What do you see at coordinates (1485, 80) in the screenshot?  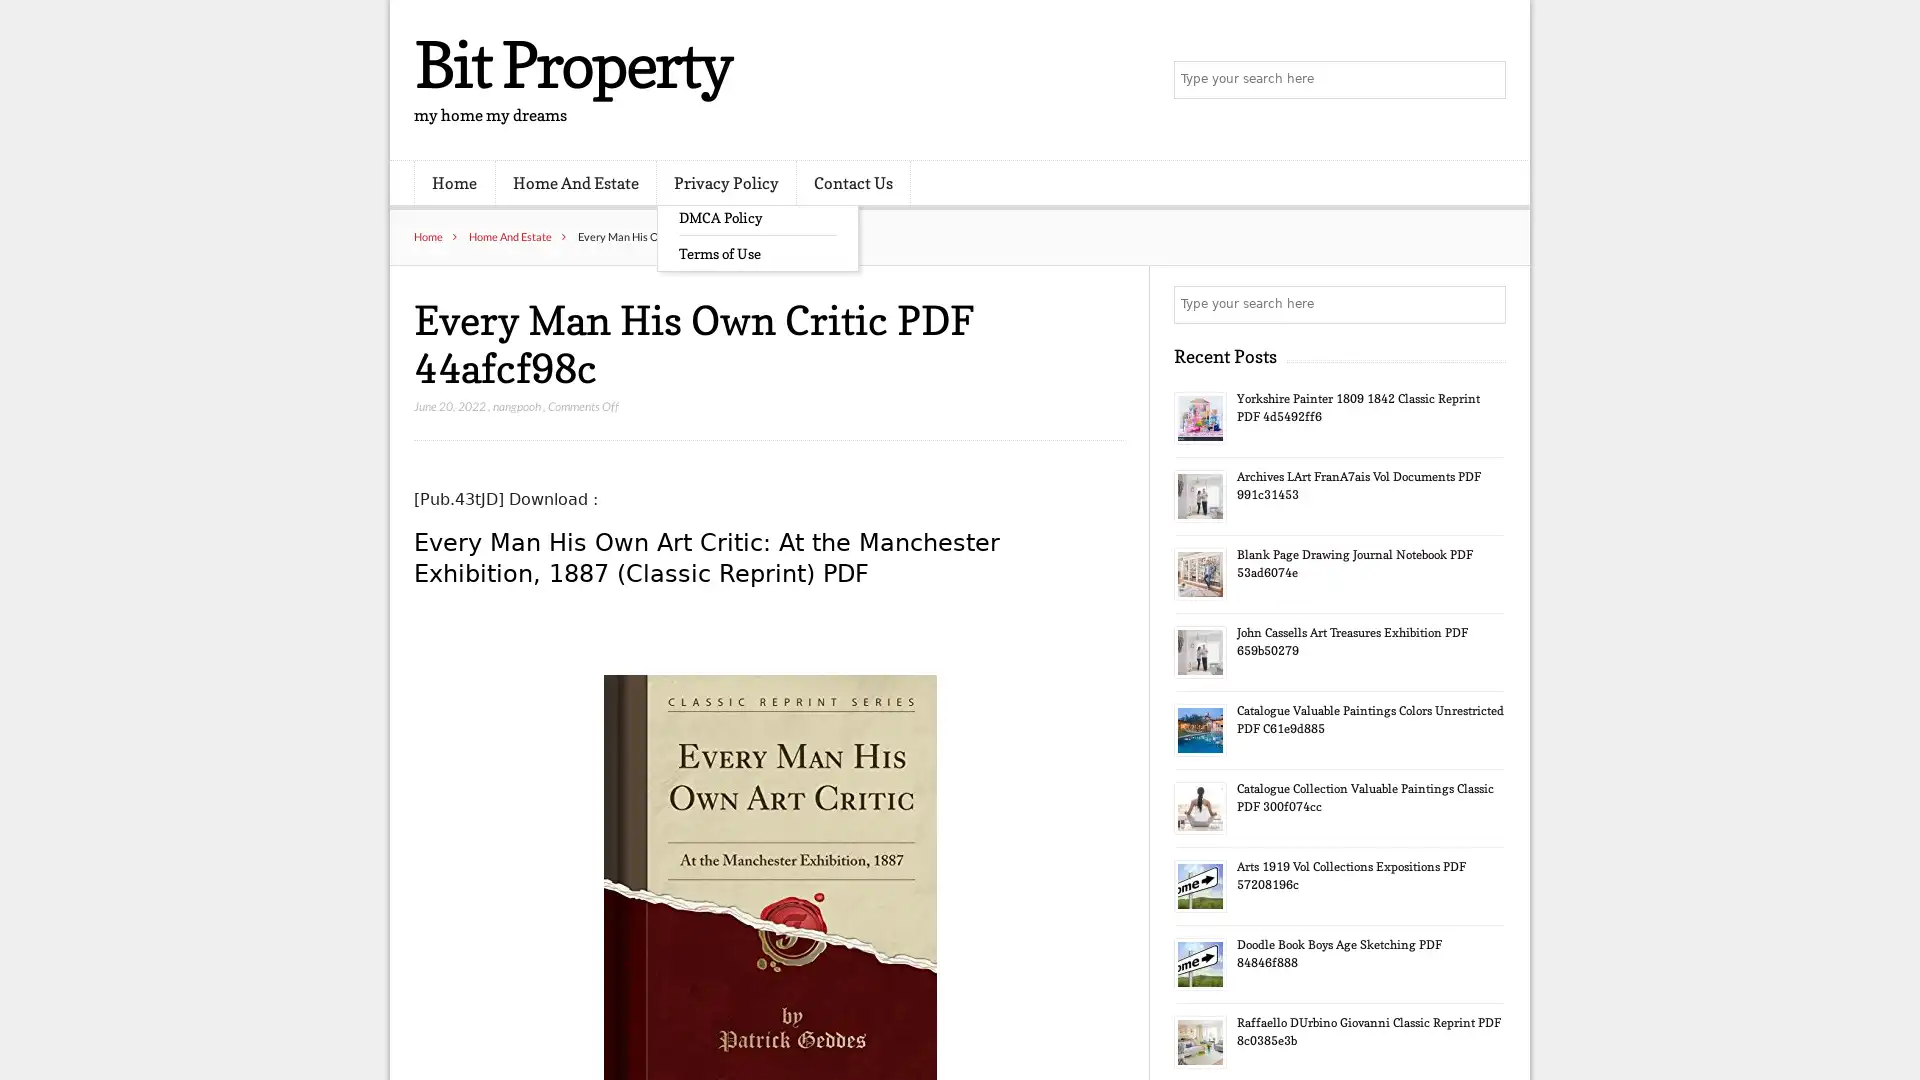 I see `Search` at bounding box center [1485, 80].